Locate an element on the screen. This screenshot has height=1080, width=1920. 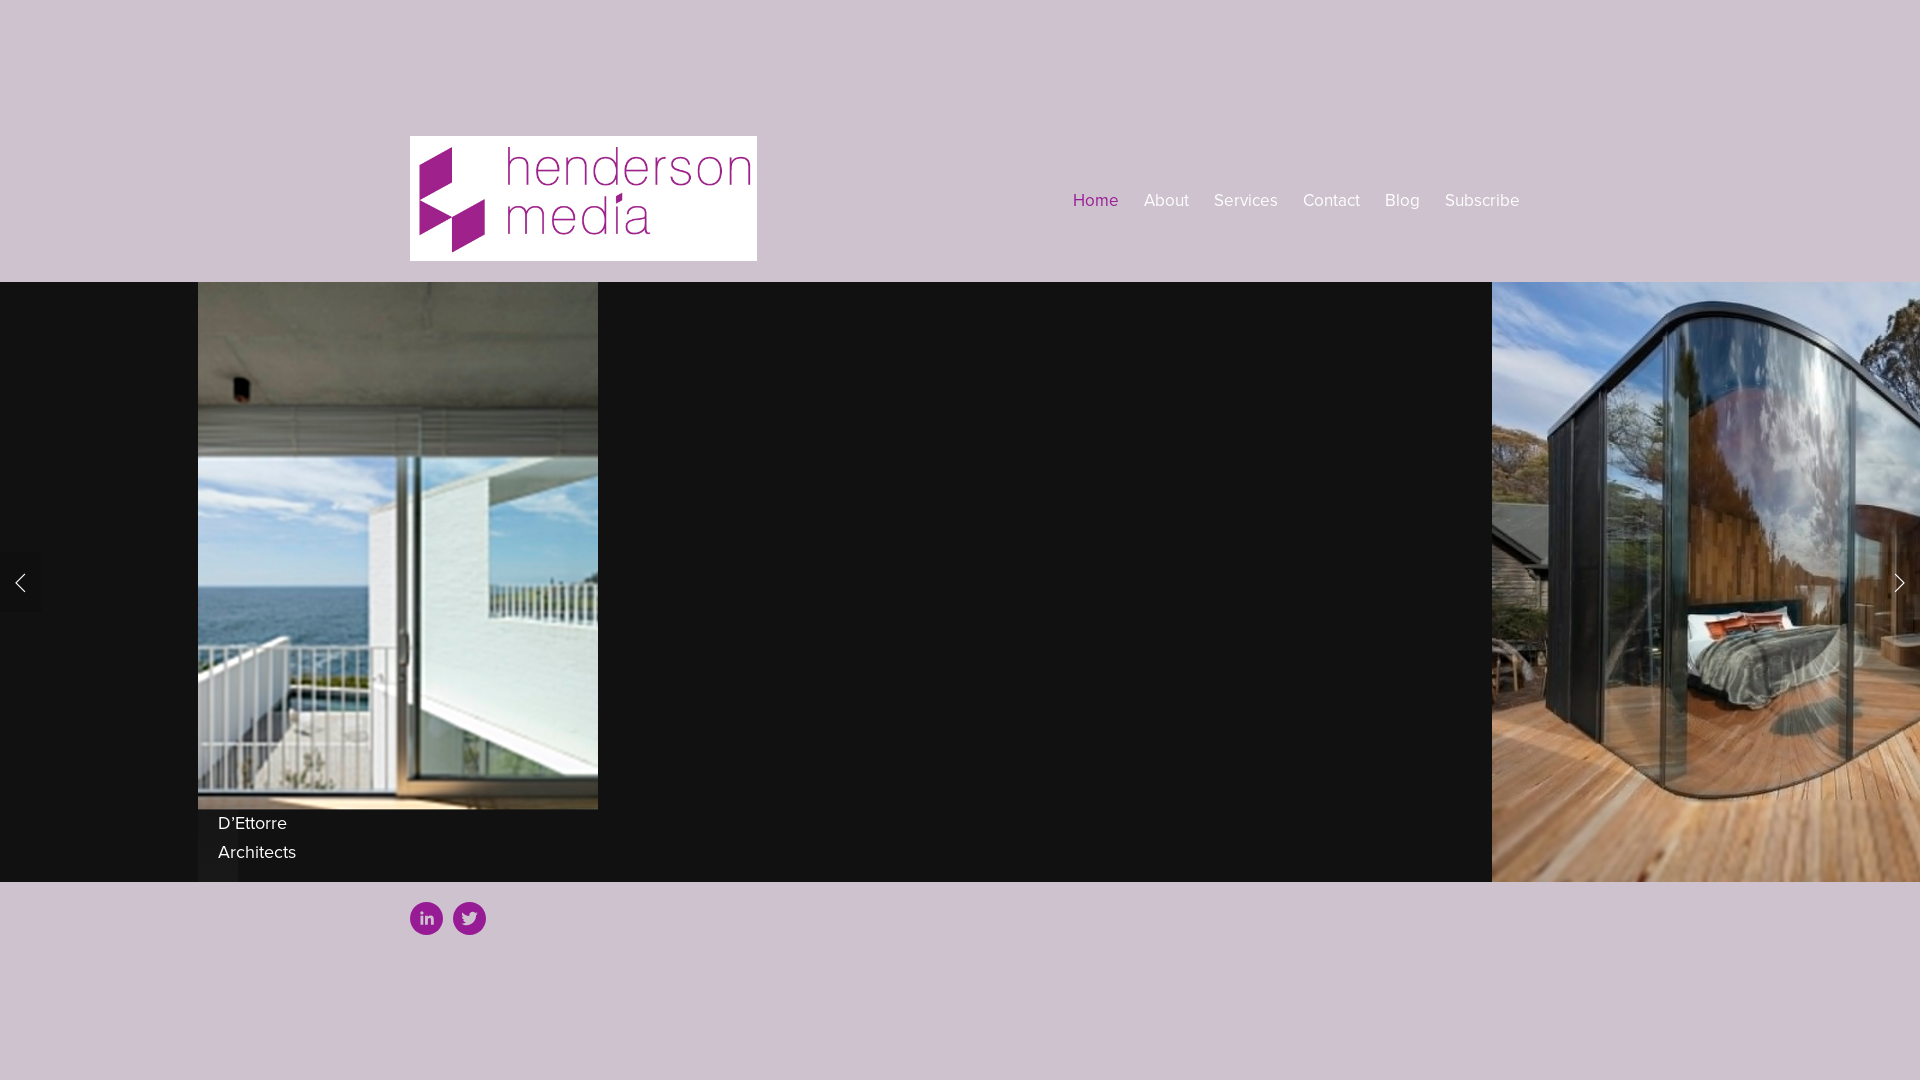
'Blog' is located at coordinates (1401, 200).